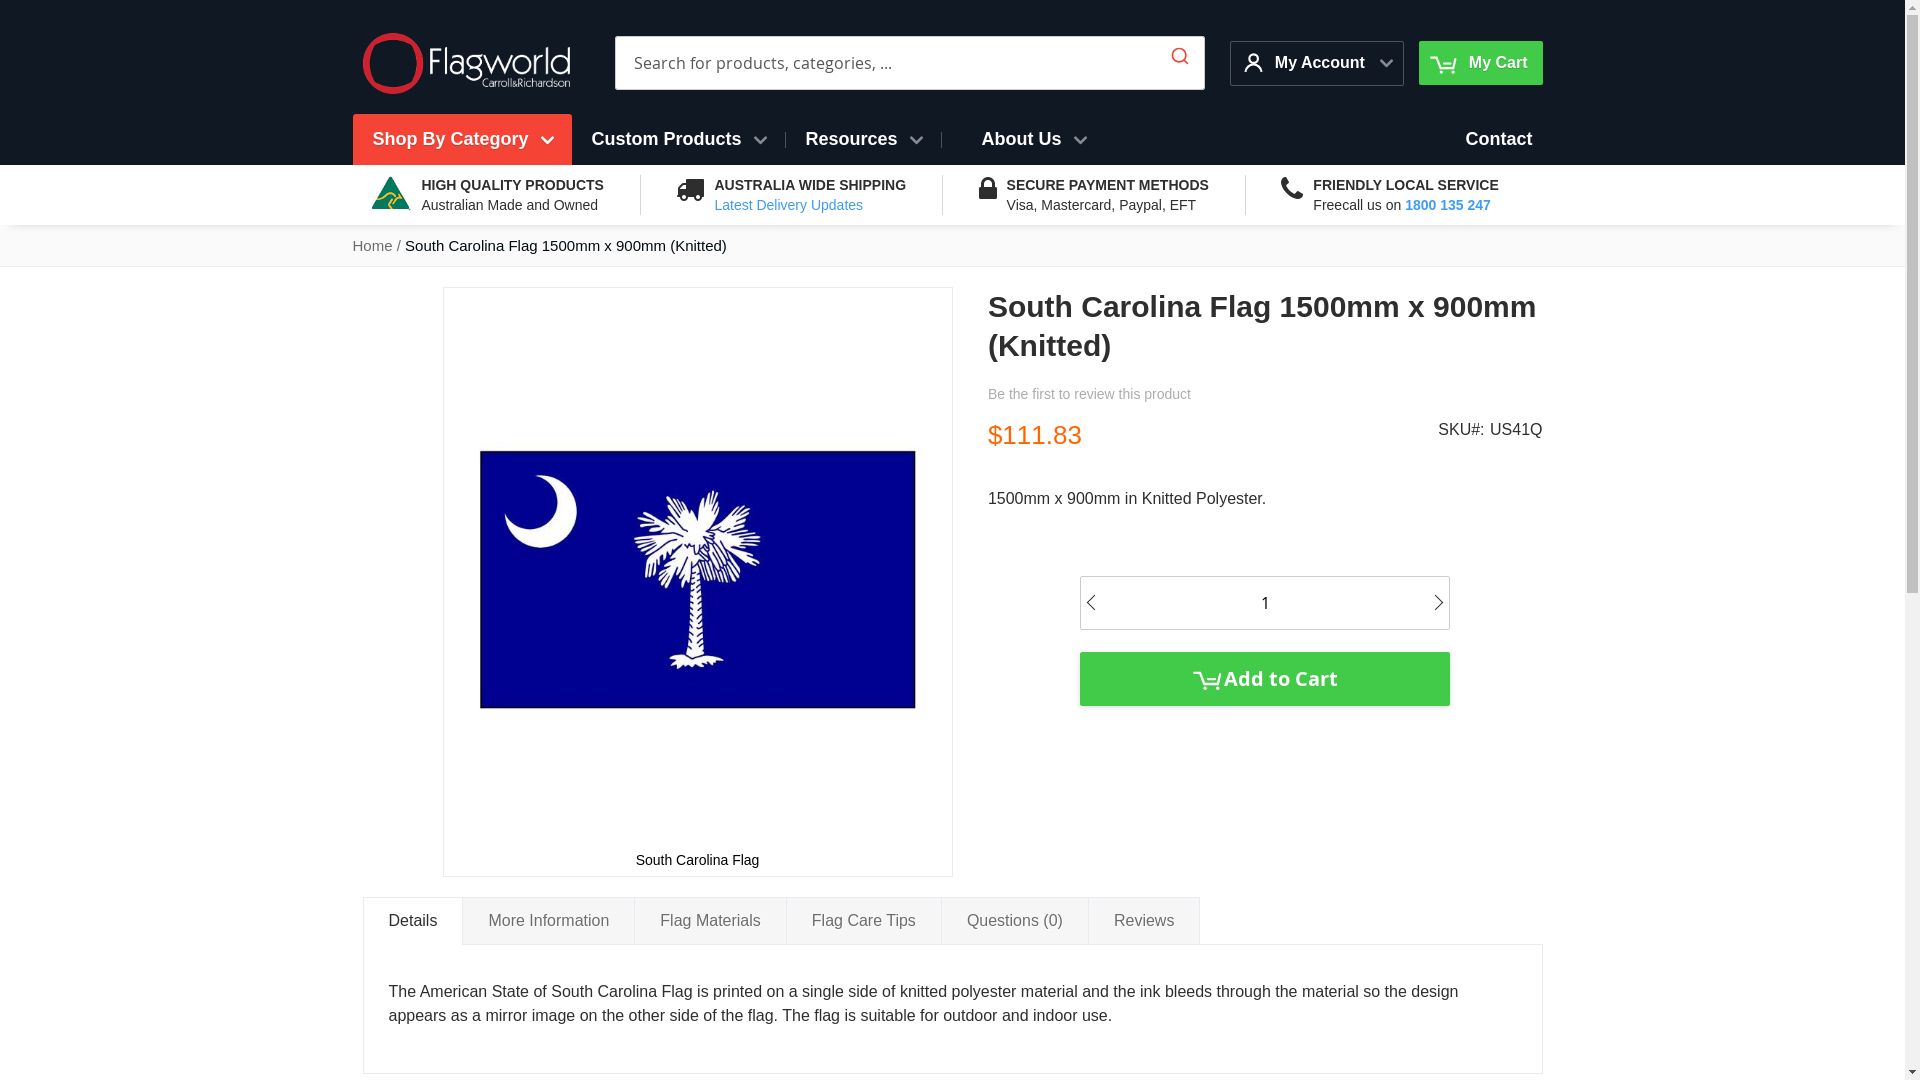  What do you see at coordinates (1087, 920) in the screenshot?
I see `'Reviews'` at bounding box center [1087, 920].